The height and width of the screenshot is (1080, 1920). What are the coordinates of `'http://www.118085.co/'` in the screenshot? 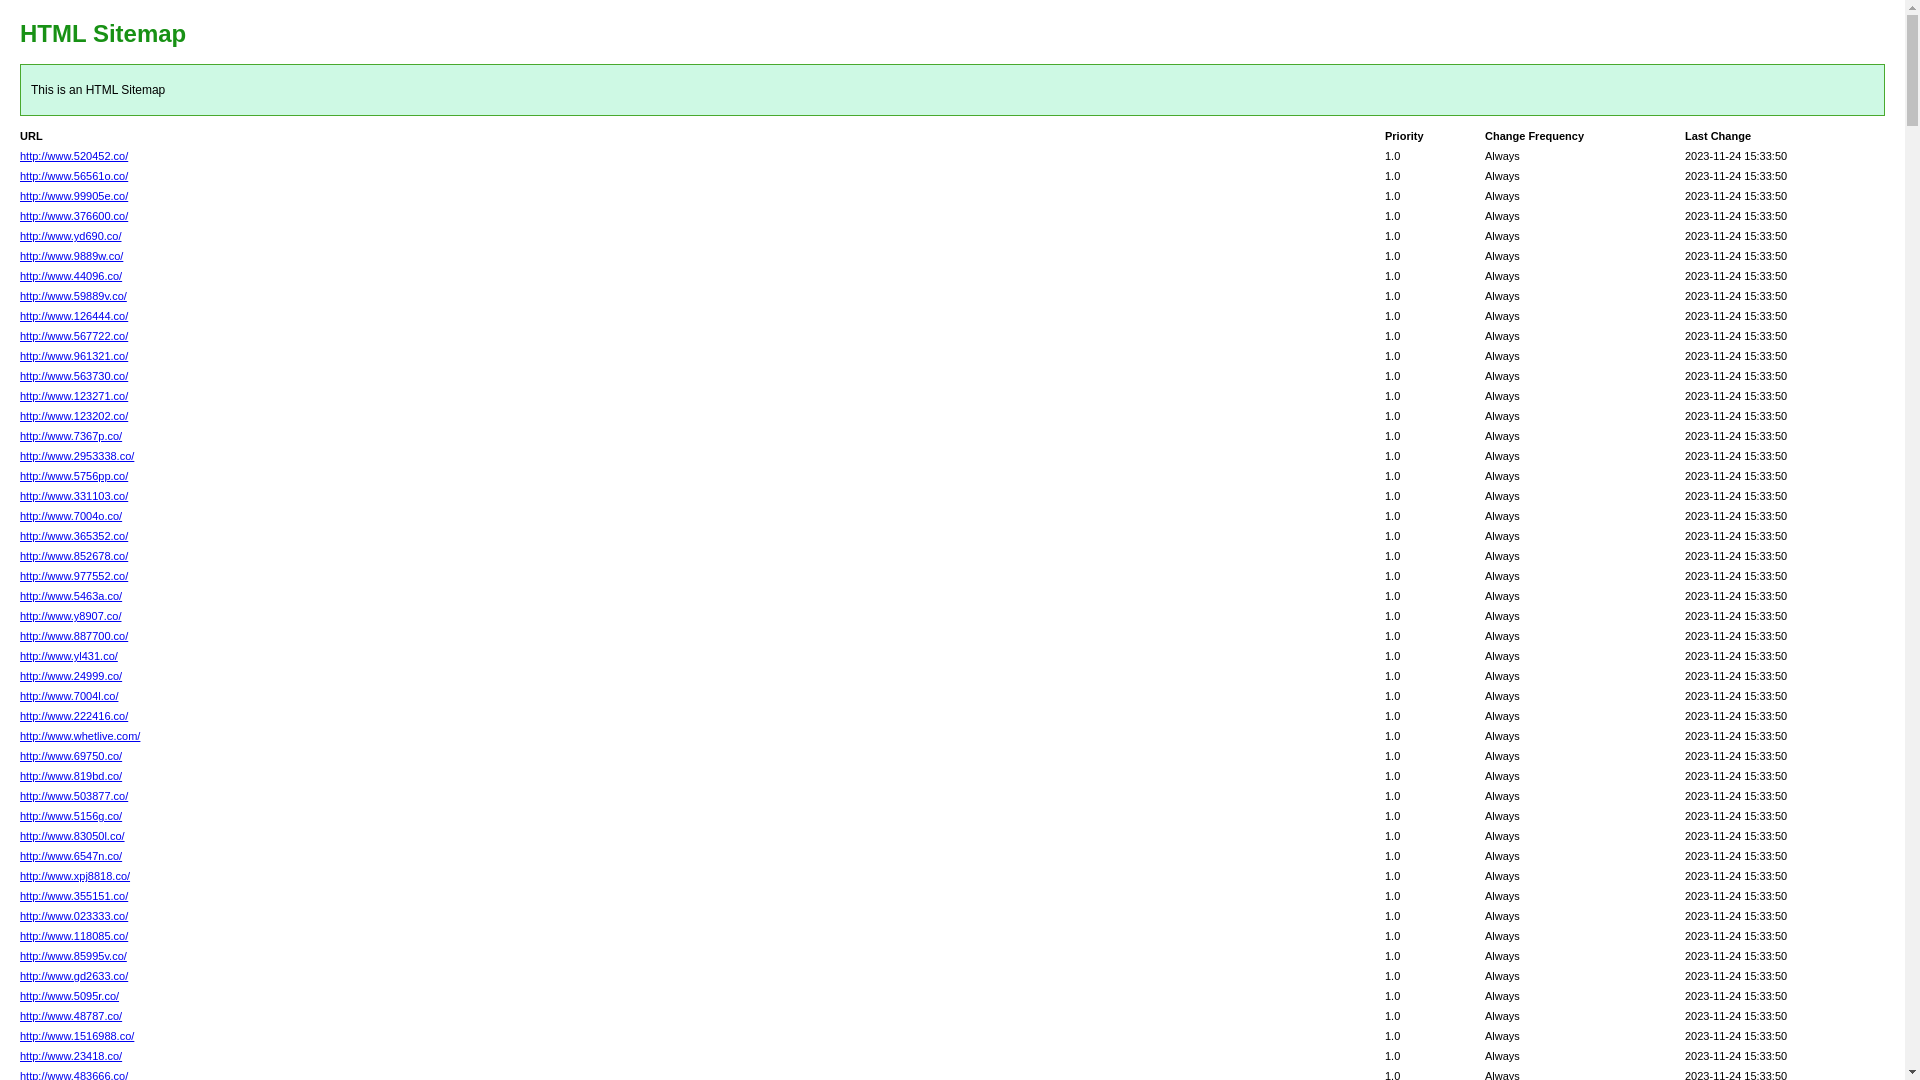 It's located at (73, 936).